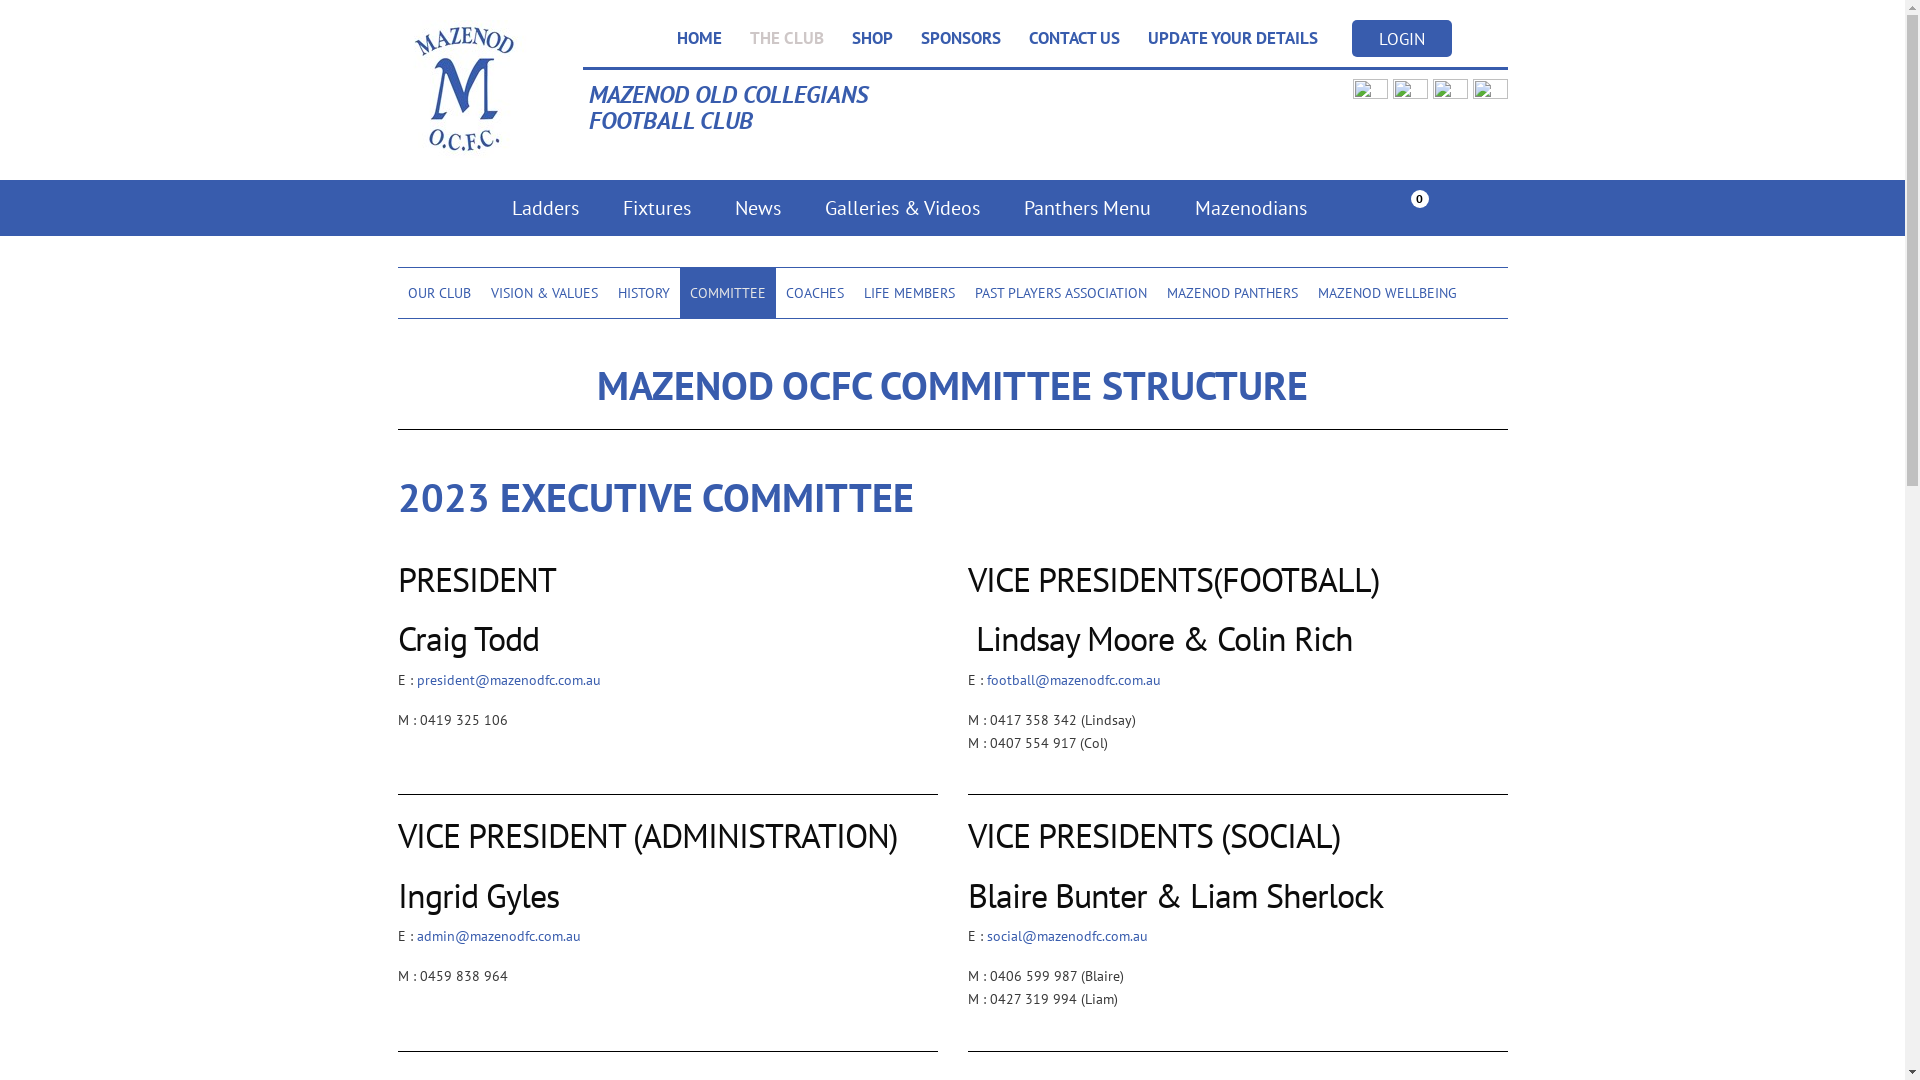  What do you see at coordinates (1065, 936) in the screenshot?
I see `'social@mazenodfc.com.au'` at bounding box center [1065, 936].